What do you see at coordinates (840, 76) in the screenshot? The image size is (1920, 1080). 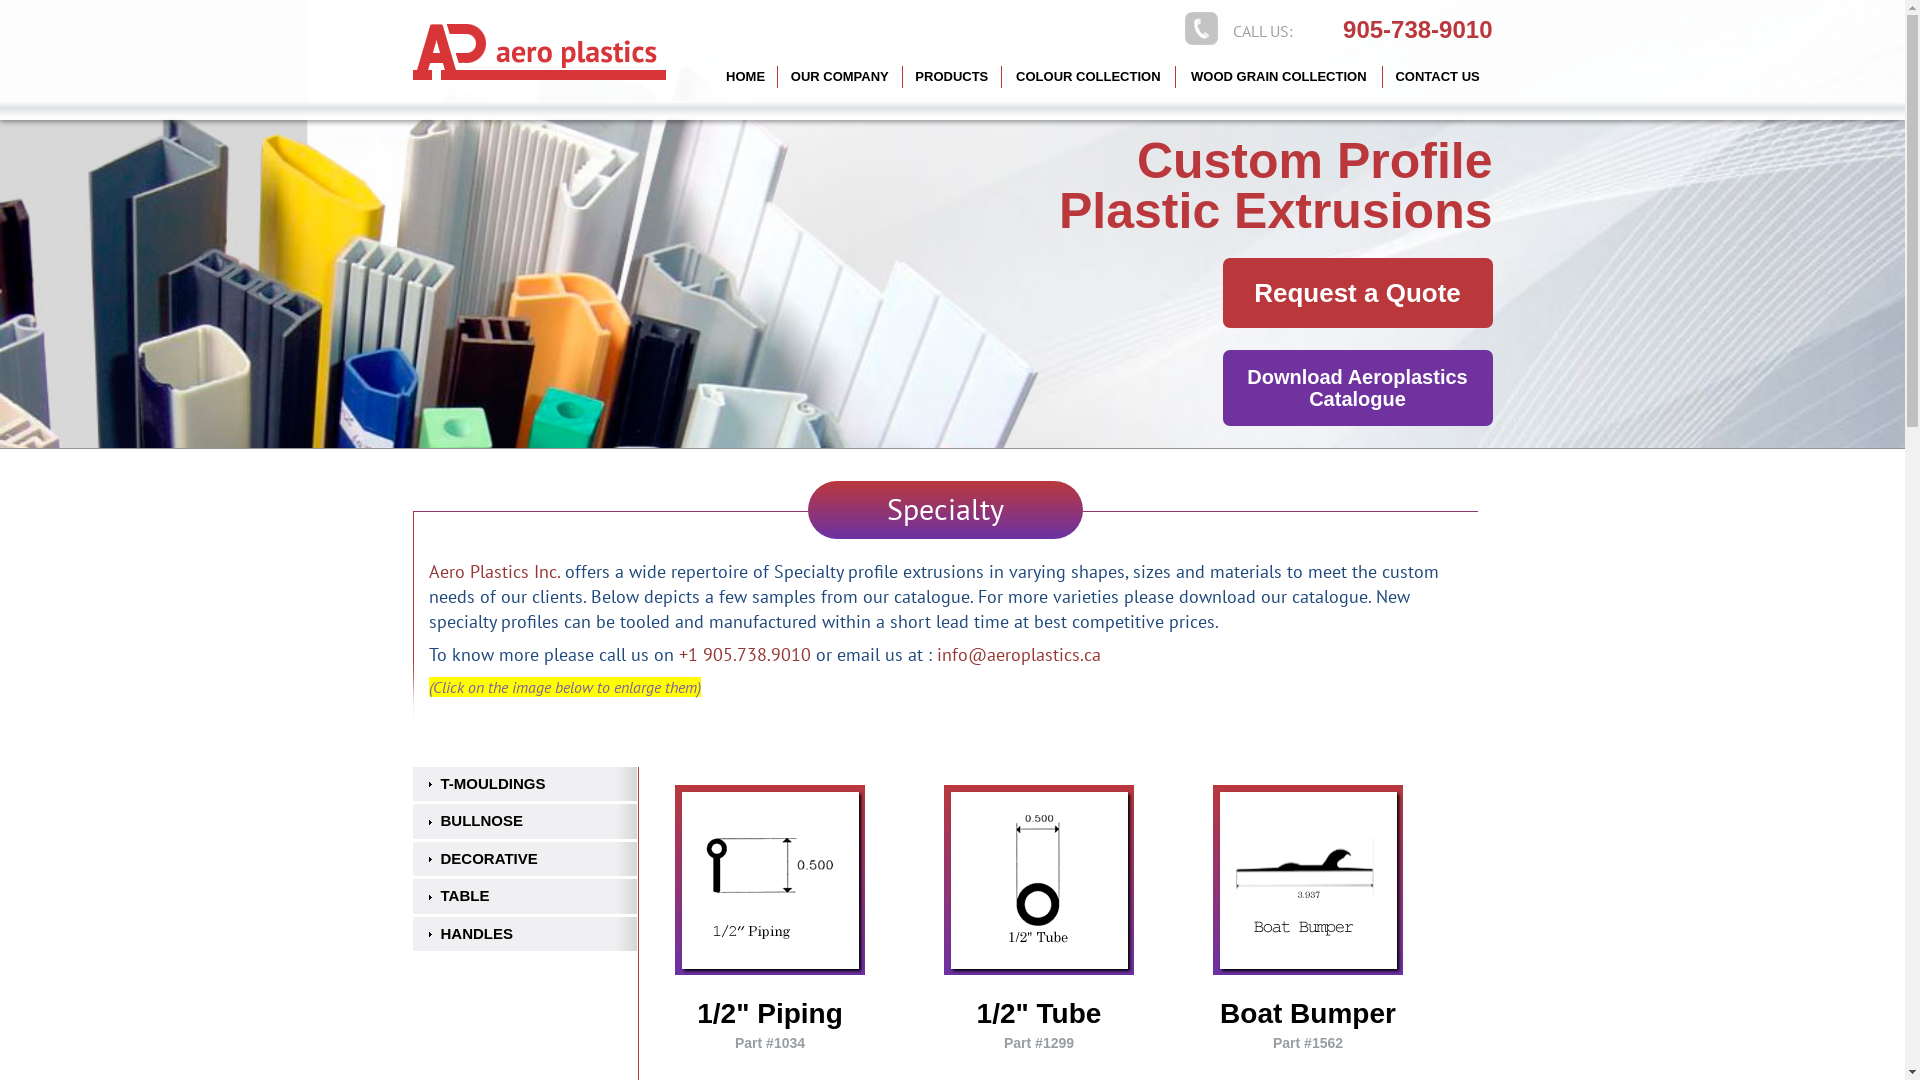 I see `'OUR COMPANY'` at bounding box center [840, 76].